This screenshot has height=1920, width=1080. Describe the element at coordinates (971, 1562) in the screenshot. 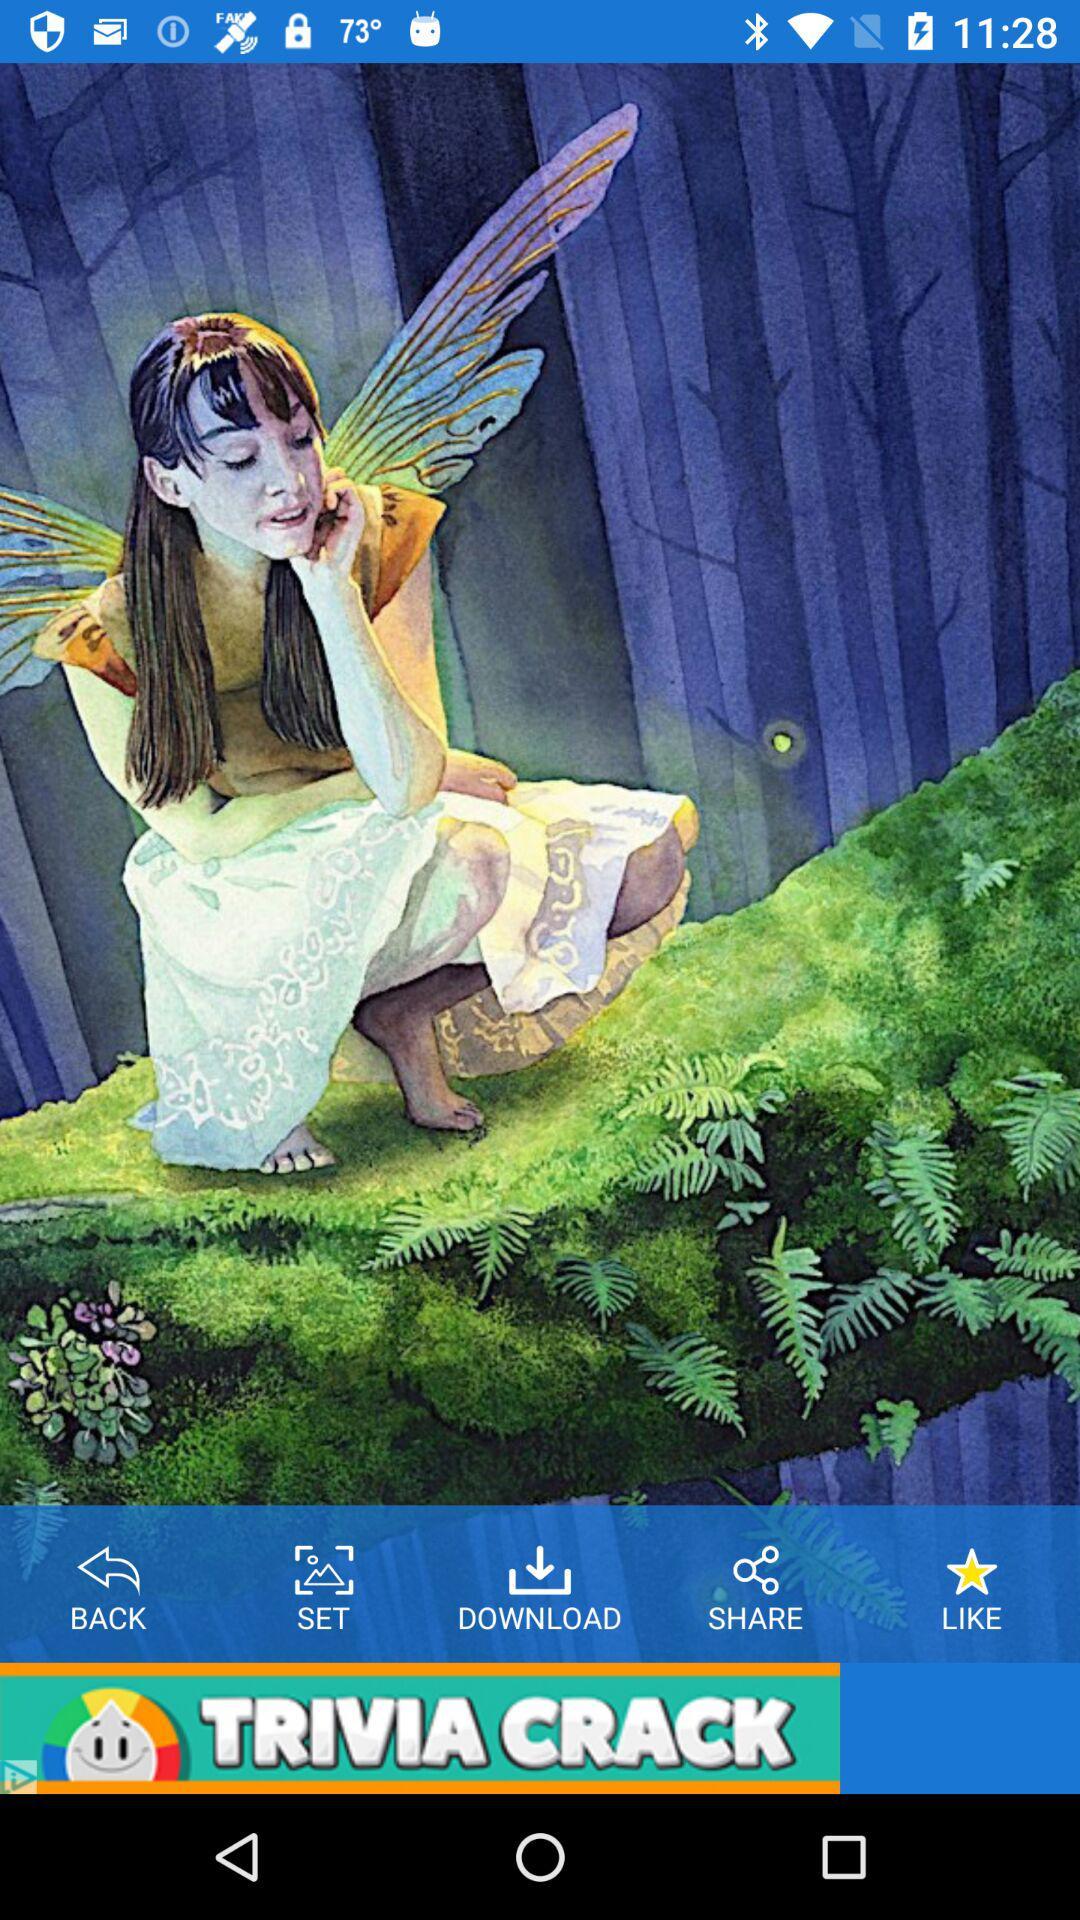

I see `to favorites` at that location.